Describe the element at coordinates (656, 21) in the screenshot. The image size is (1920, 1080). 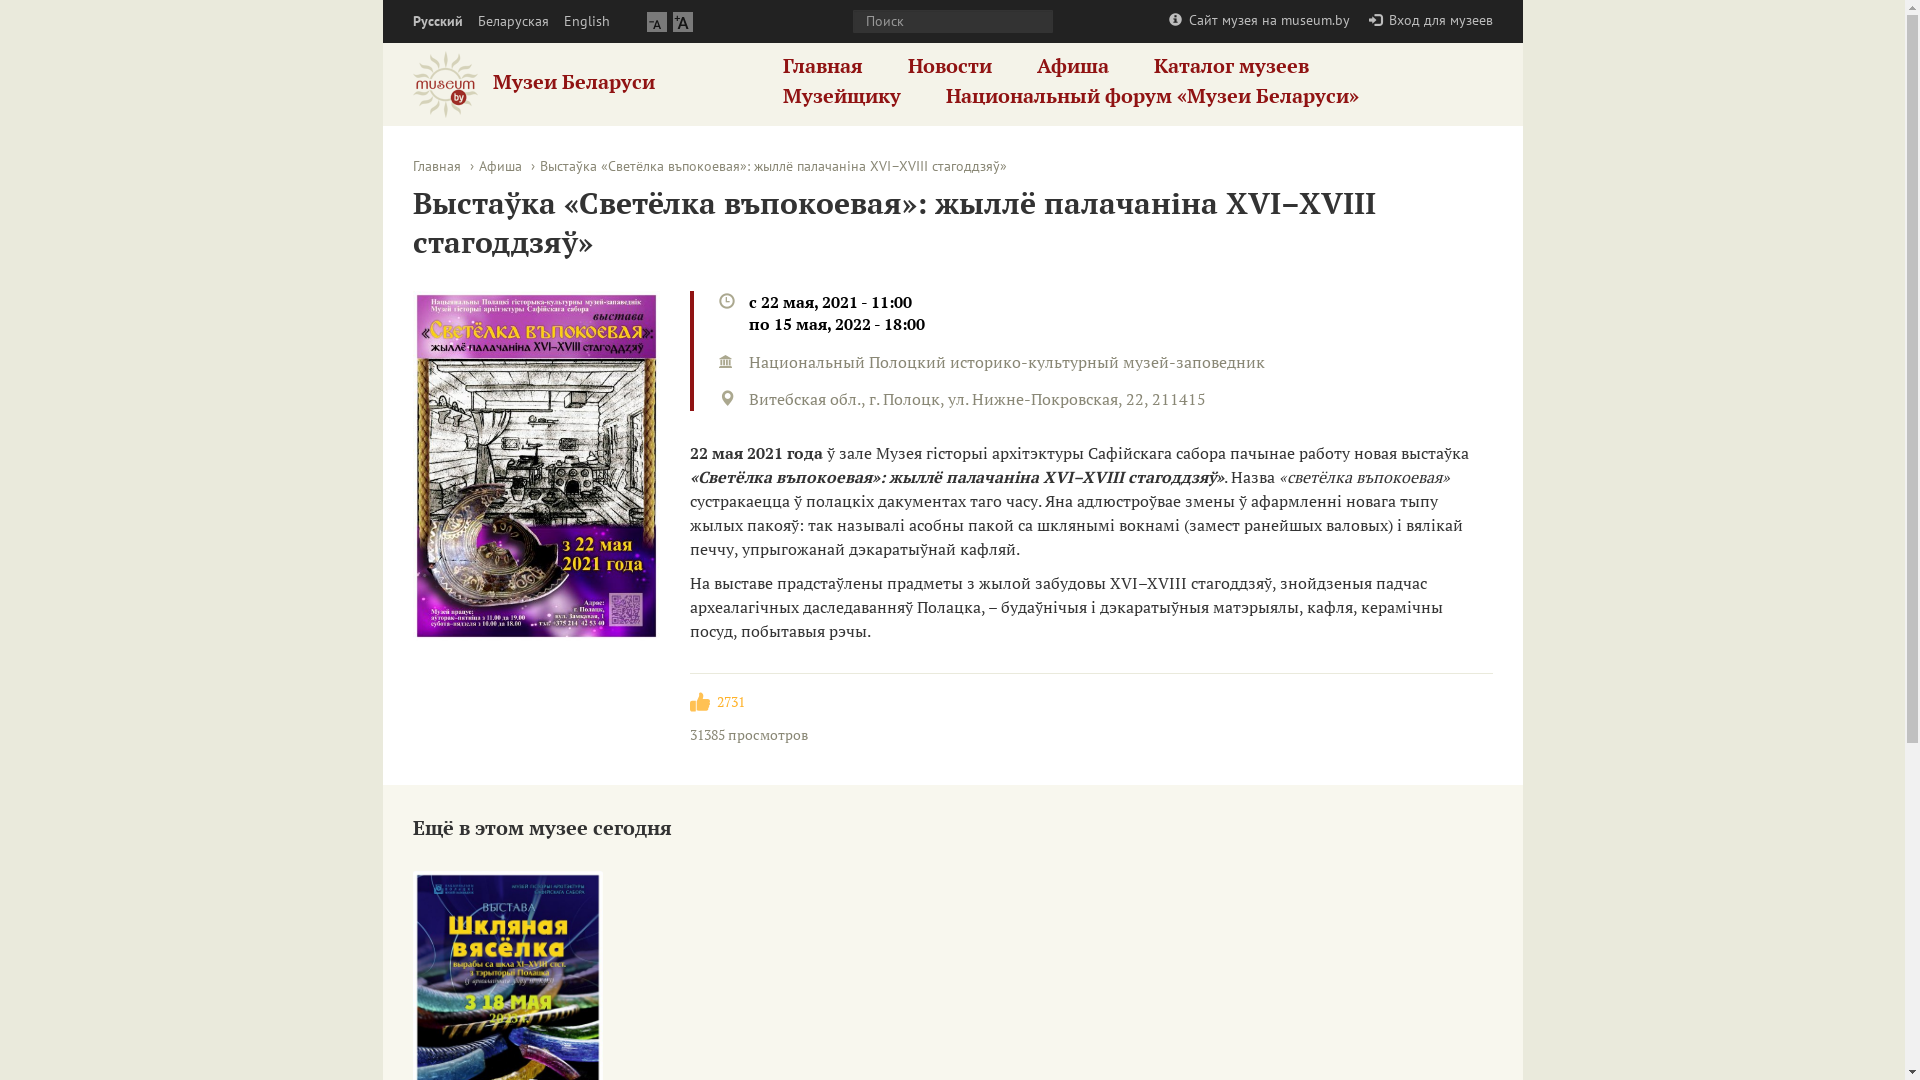
I see `'A'` at that location.